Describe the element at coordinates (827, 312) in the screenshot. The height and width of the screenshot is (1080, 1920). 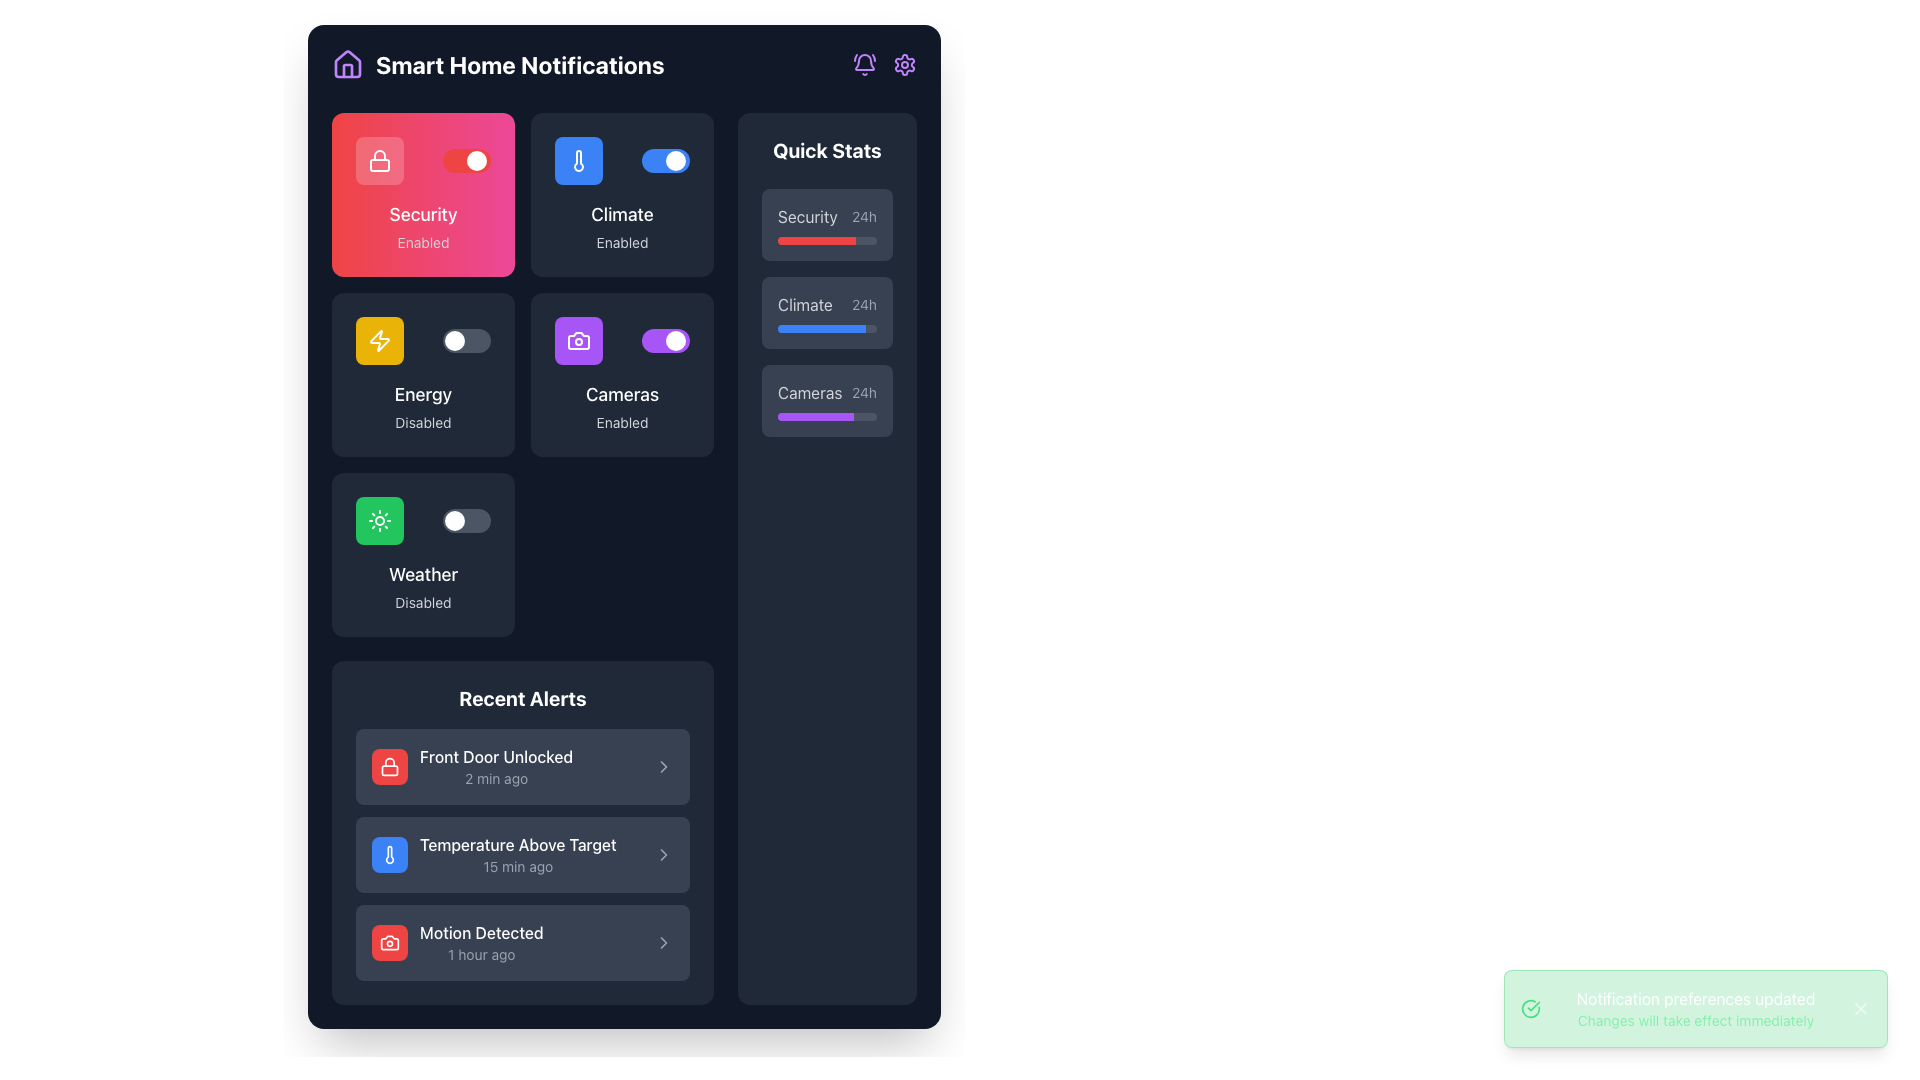
I see `the middle widget displaying climate statistics` at that location.